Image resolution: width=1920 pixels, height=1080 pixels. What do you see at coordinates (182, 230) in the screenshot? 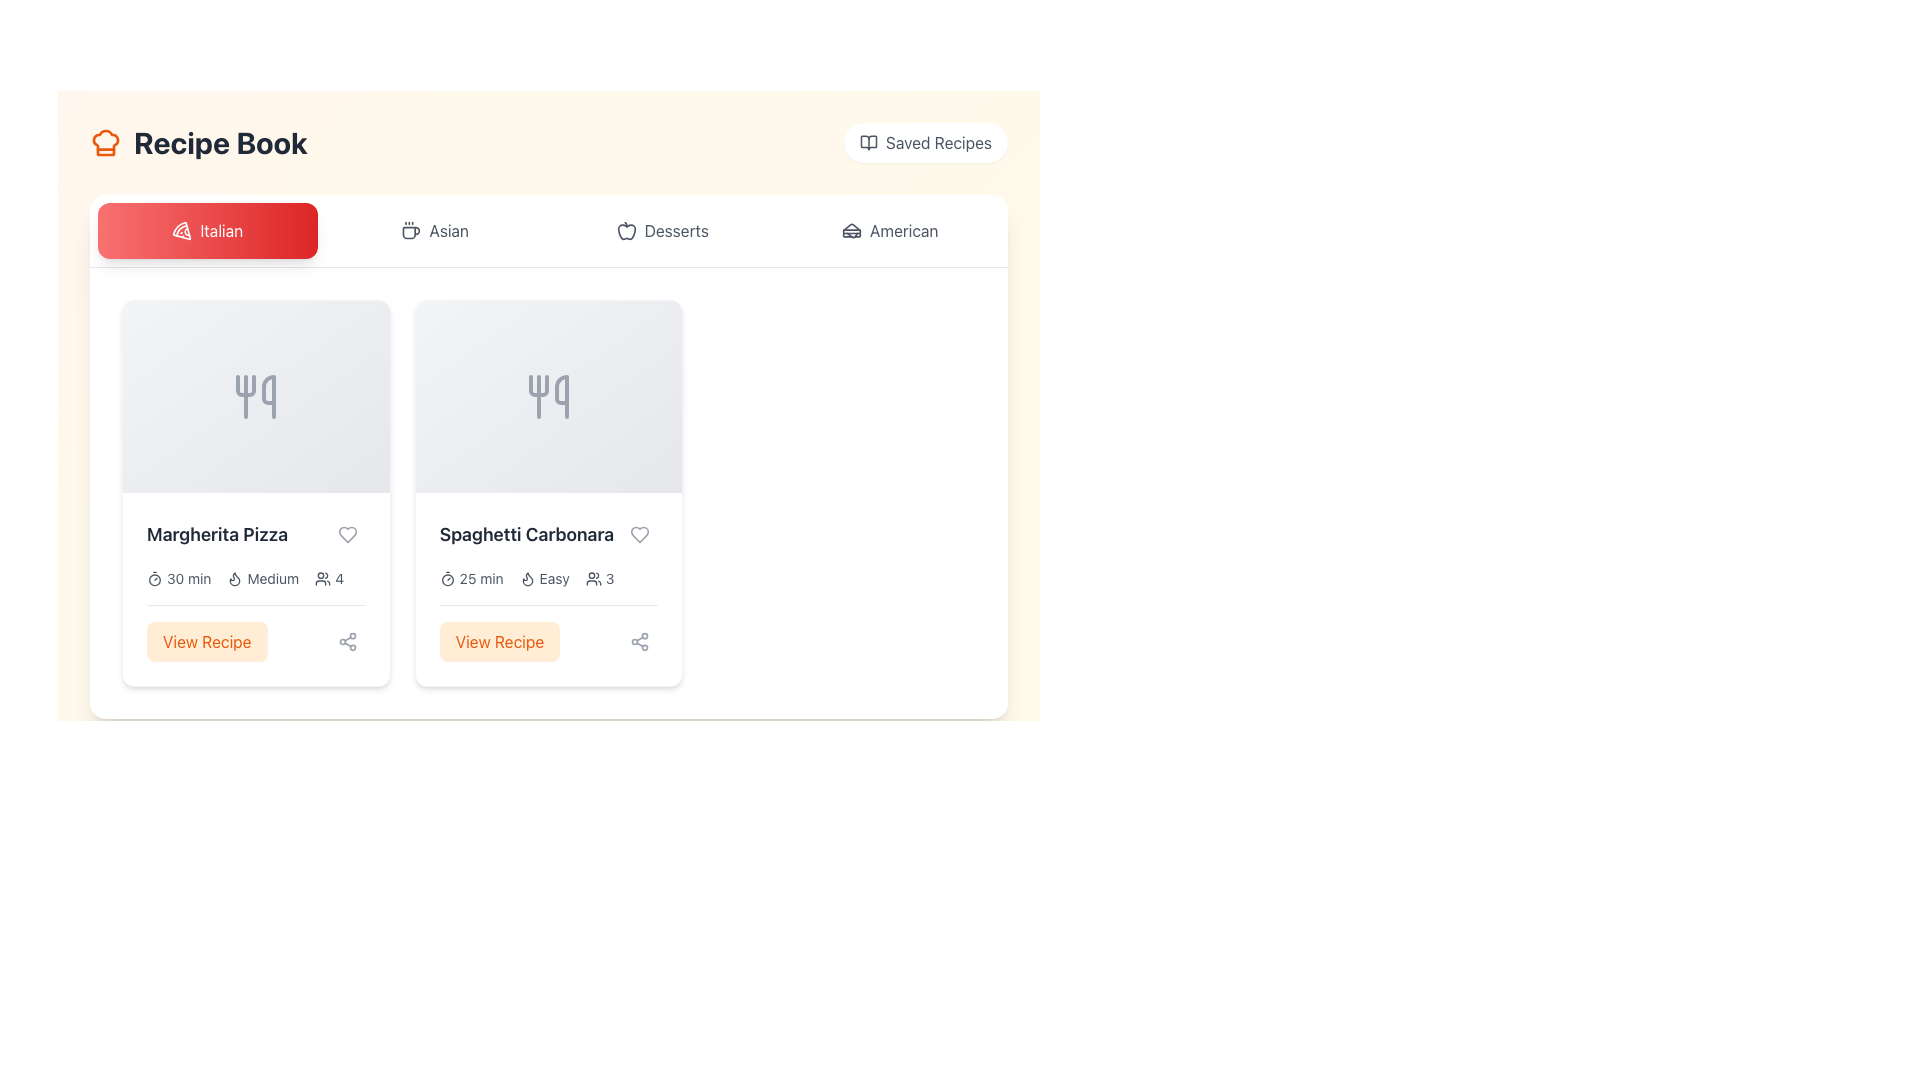
I see `the Italian cuisine icon located within the 'Italian' button in the navigation menu at the top left of the interface` at bounding box center [182, 230].